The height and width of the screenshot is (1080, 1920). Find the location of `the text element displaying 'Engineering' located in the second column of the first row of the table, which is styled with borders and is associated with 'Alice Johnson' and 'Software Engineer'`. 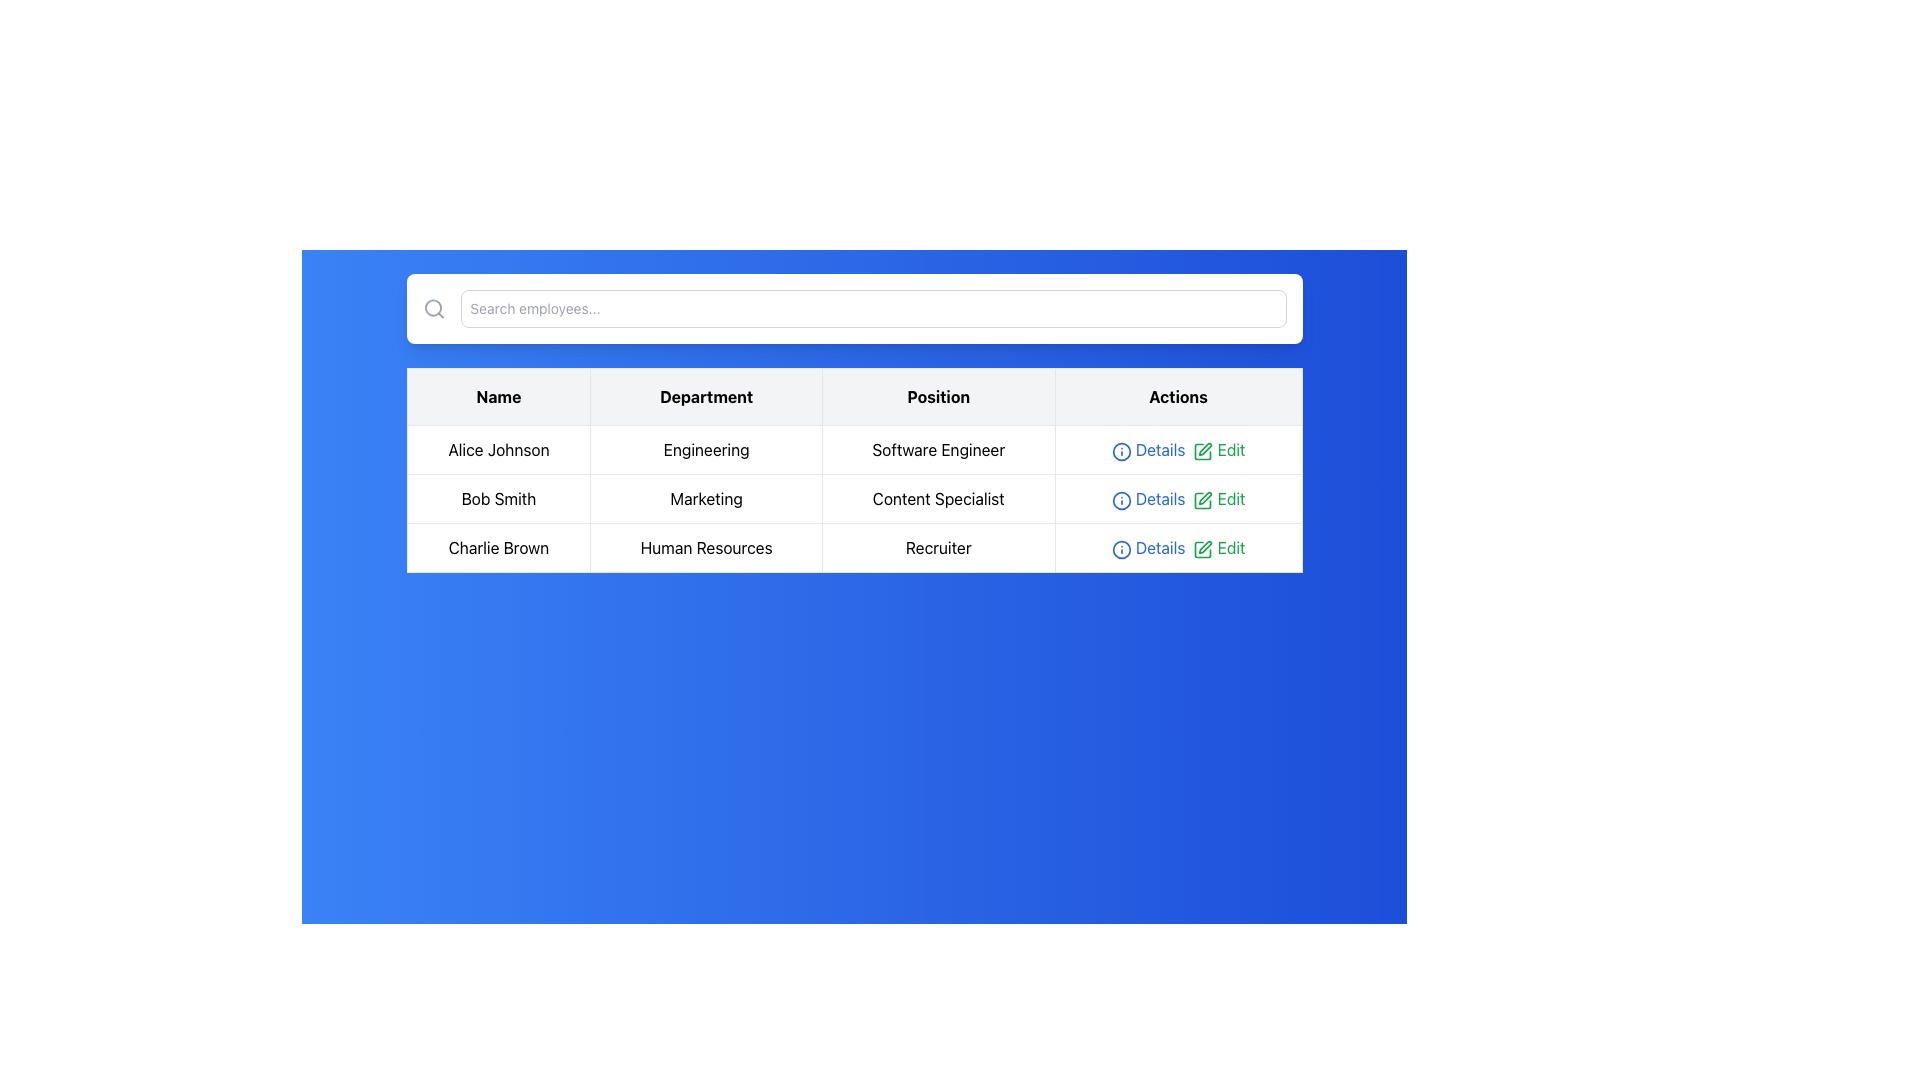

the text element displaying 'Engineering' located in the second column of the first row of the table, which is styled with borders and is associated with 'Alice Johnson' and 'Software Engineer' is located at coordinates (706, 450).